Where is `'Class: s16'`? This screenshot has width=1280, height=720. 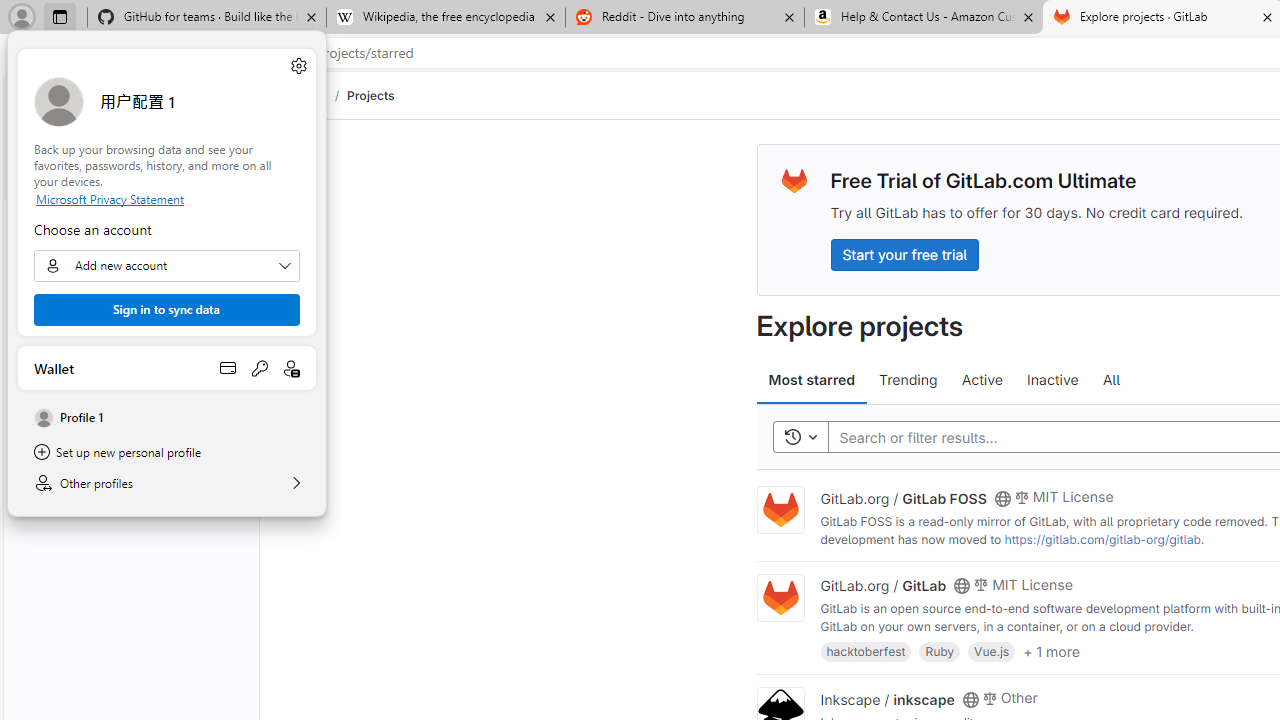 'Class: s16' is located at coordinates (970, 698).